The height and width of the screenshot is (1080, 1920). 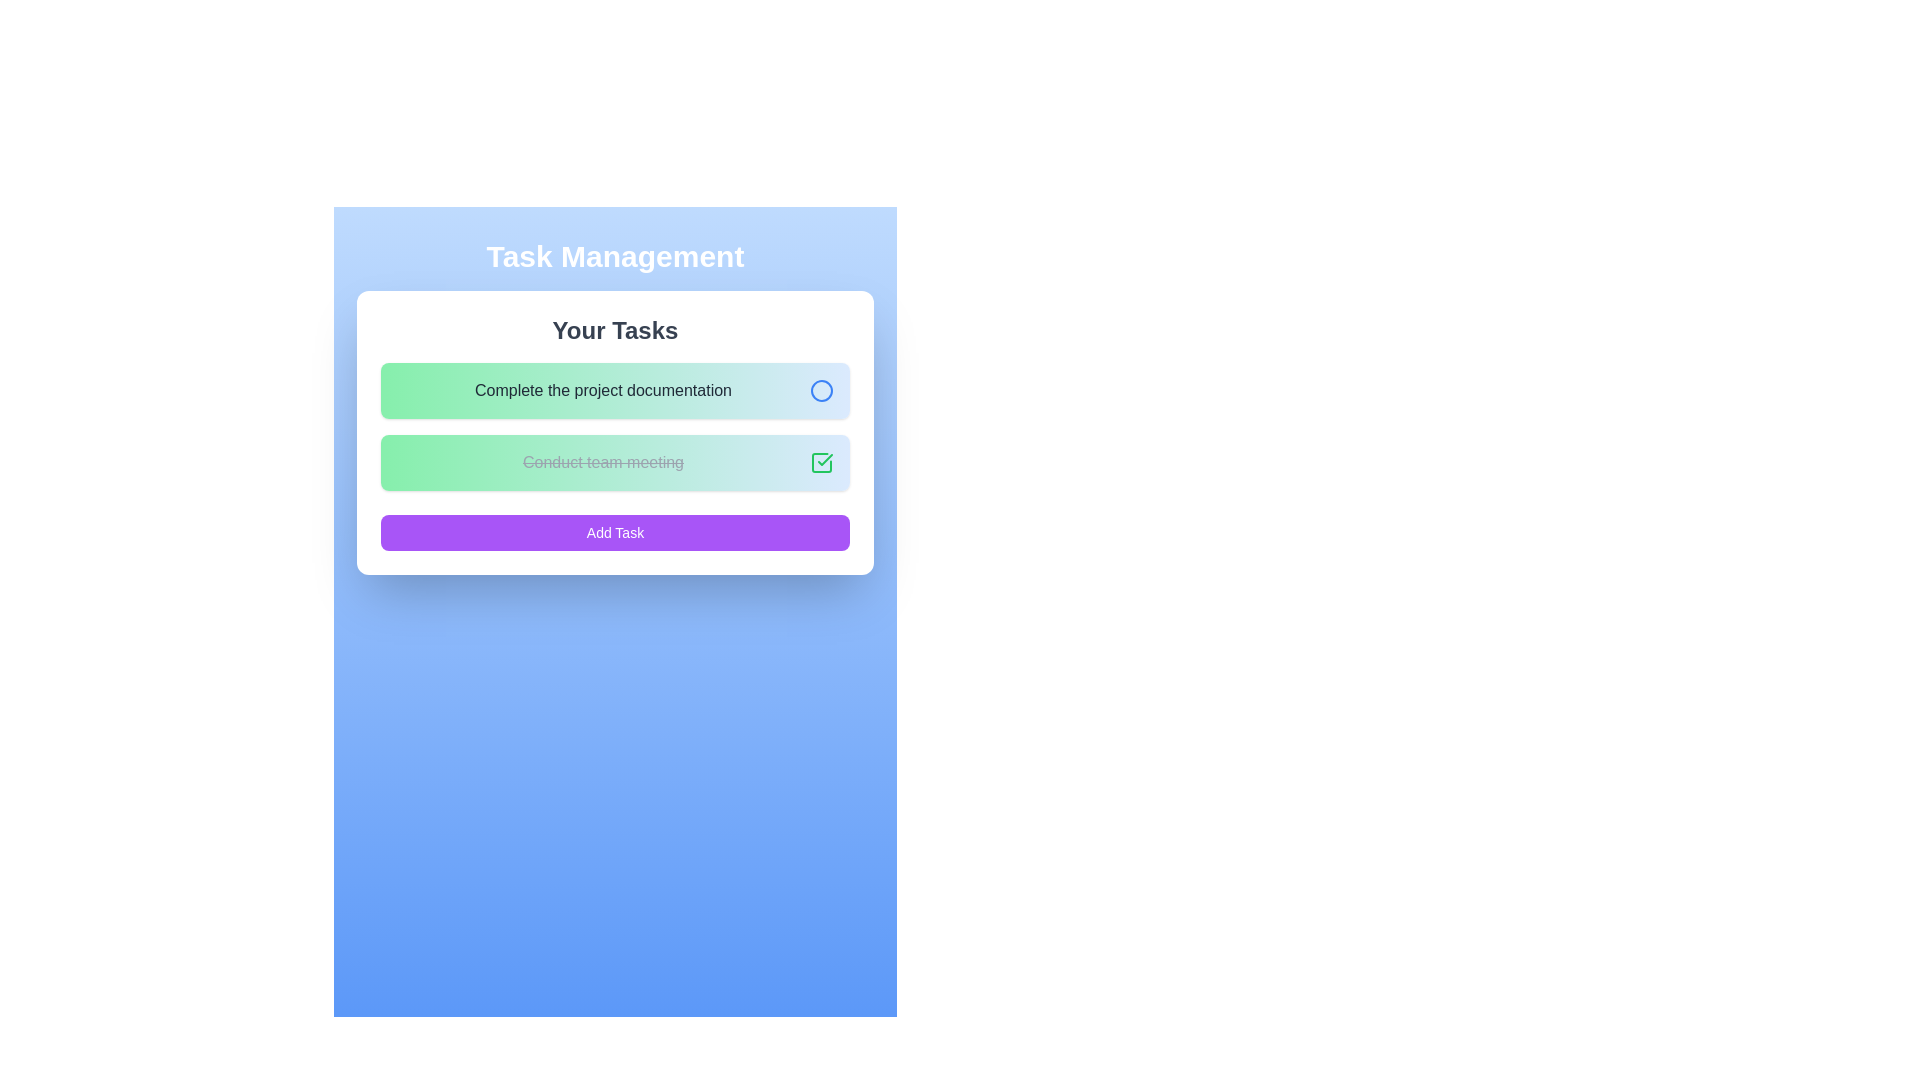 I want to click on the 'Add Task' button located at the bottom of the white rounded card interface, so click(x=614, y=531).